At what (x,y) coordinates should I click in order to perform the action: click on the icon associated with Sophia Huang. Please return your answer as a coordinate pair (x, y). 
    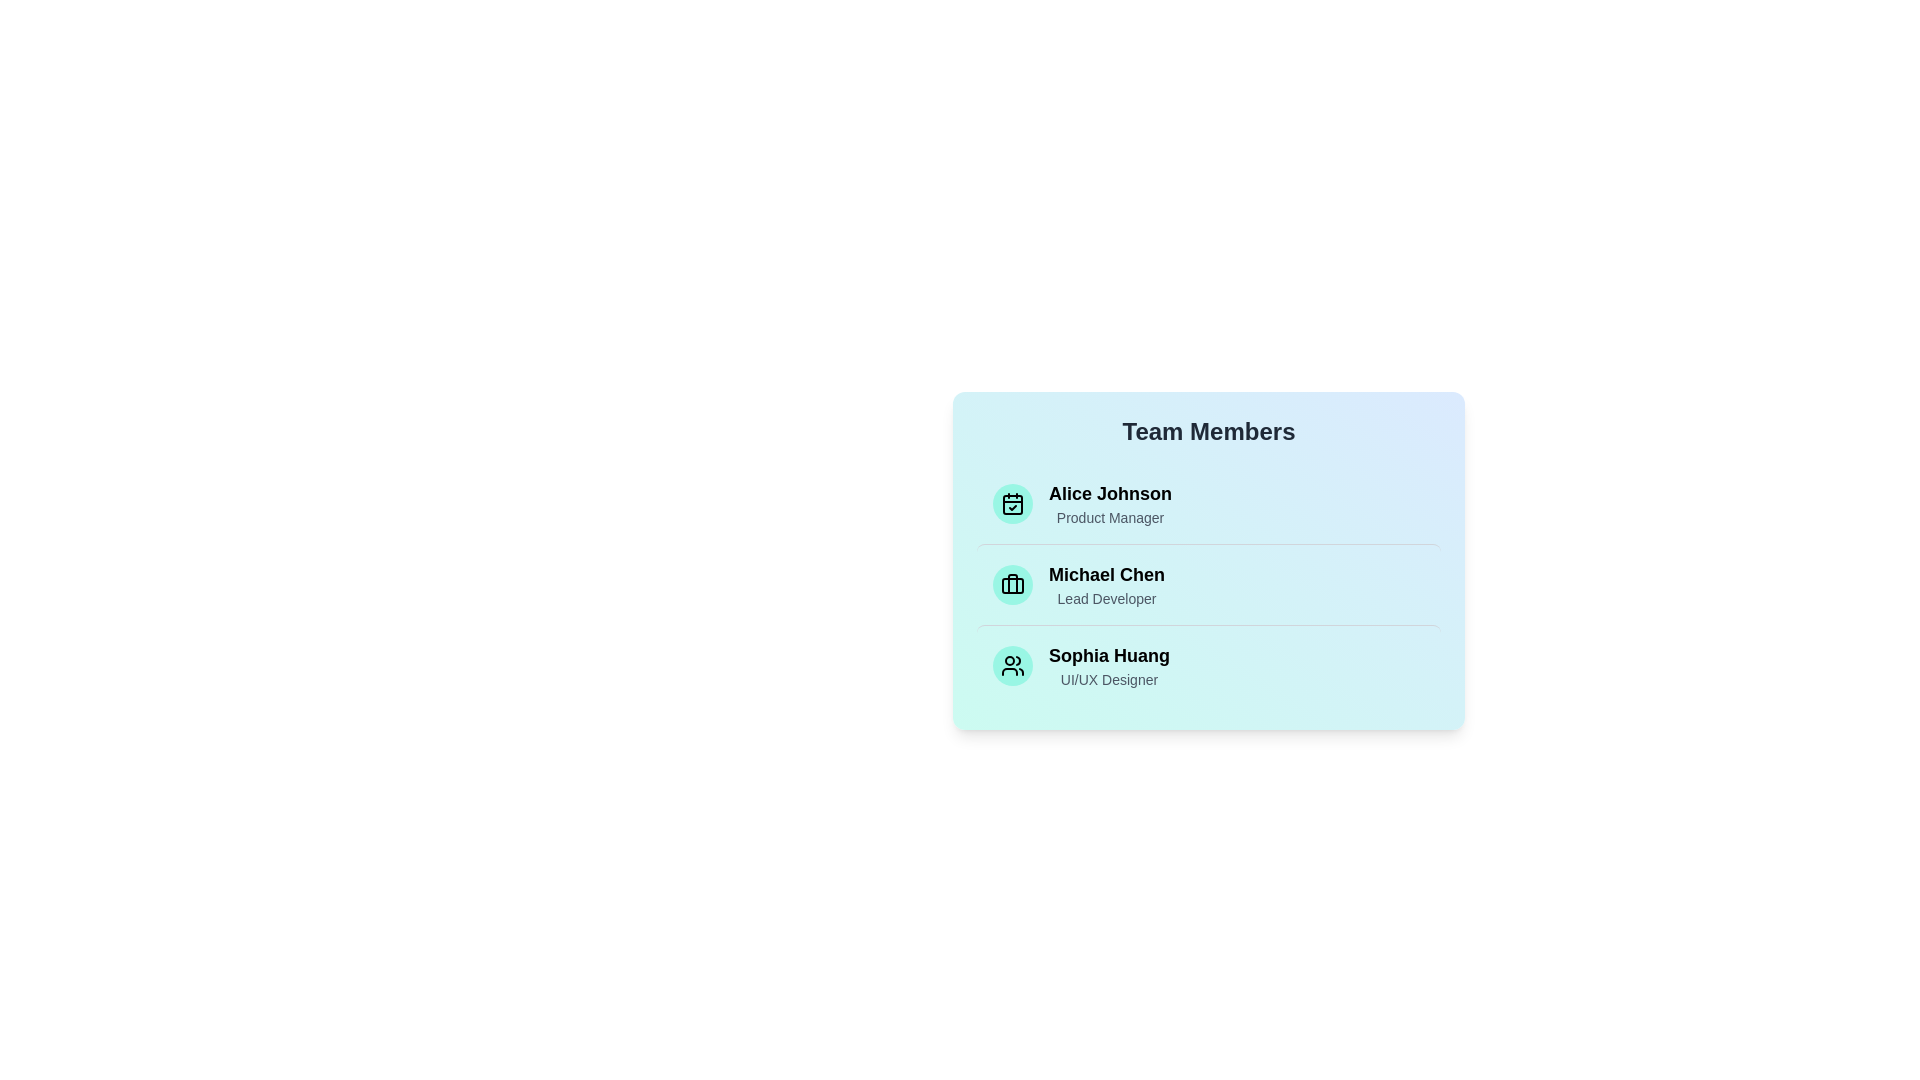
    Looking at the image, I should click on (1012, 666).